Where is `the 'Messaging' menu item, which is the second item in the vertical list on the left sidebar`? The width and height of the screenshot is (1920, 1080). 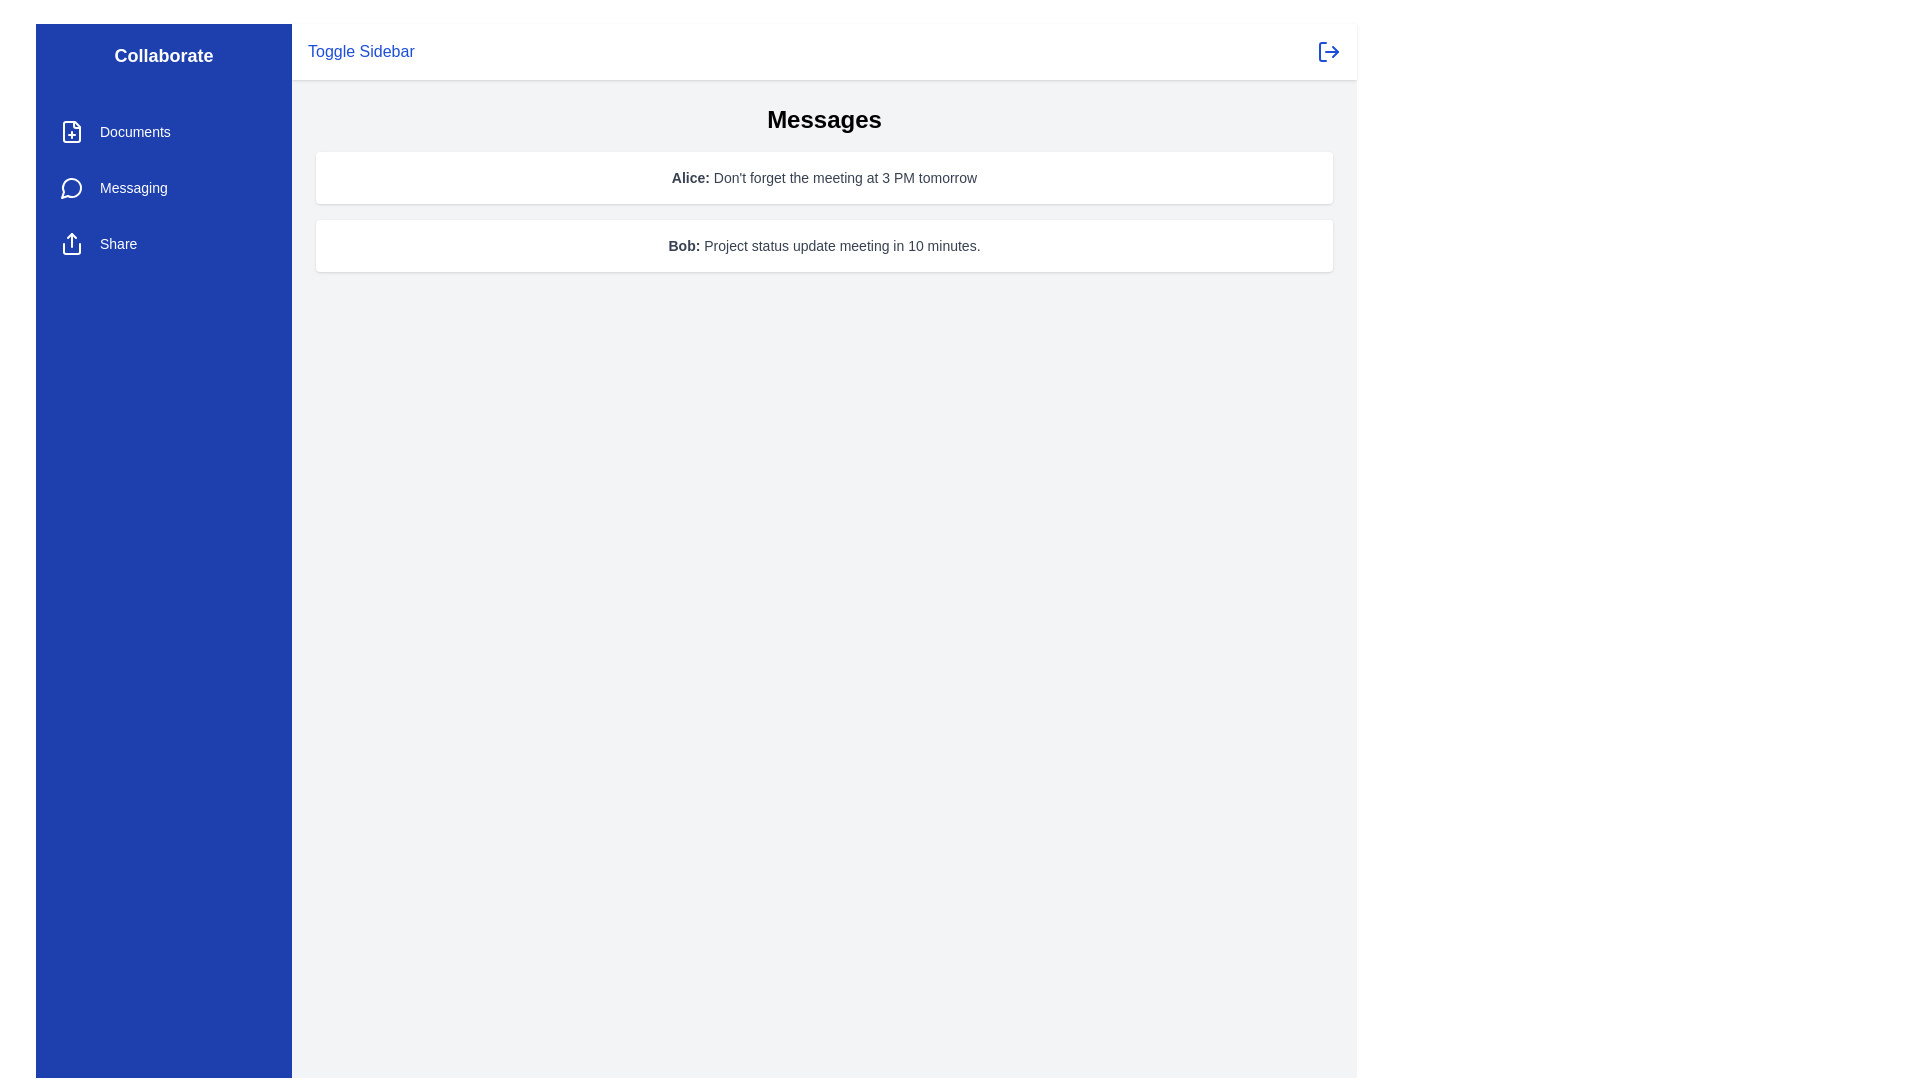
the 'Messaging' menu item, which is the second item in the vertical list on the left sidebar is located at coordinates (163, 188).